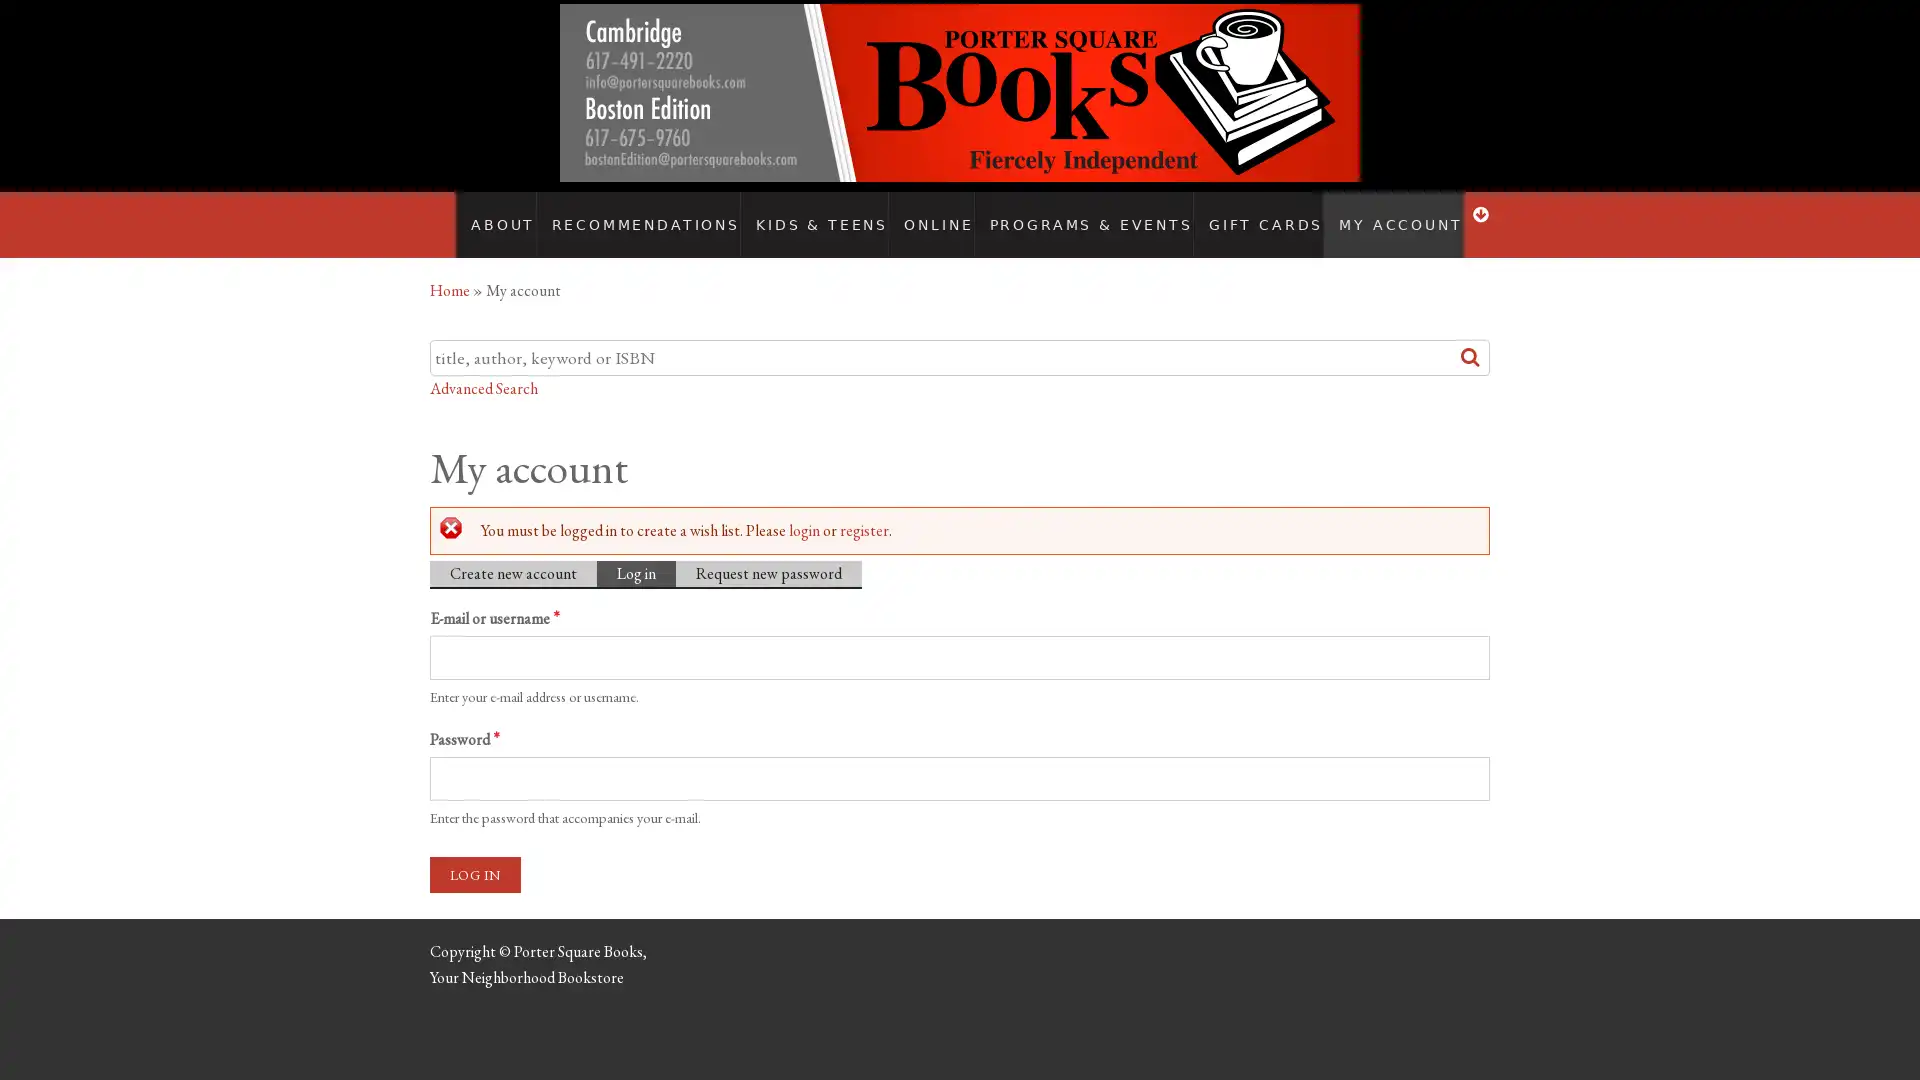  What do you see at coordinates (1470, 337) in the screenshot?
I see `Search` at bounding box center [1470, 337].